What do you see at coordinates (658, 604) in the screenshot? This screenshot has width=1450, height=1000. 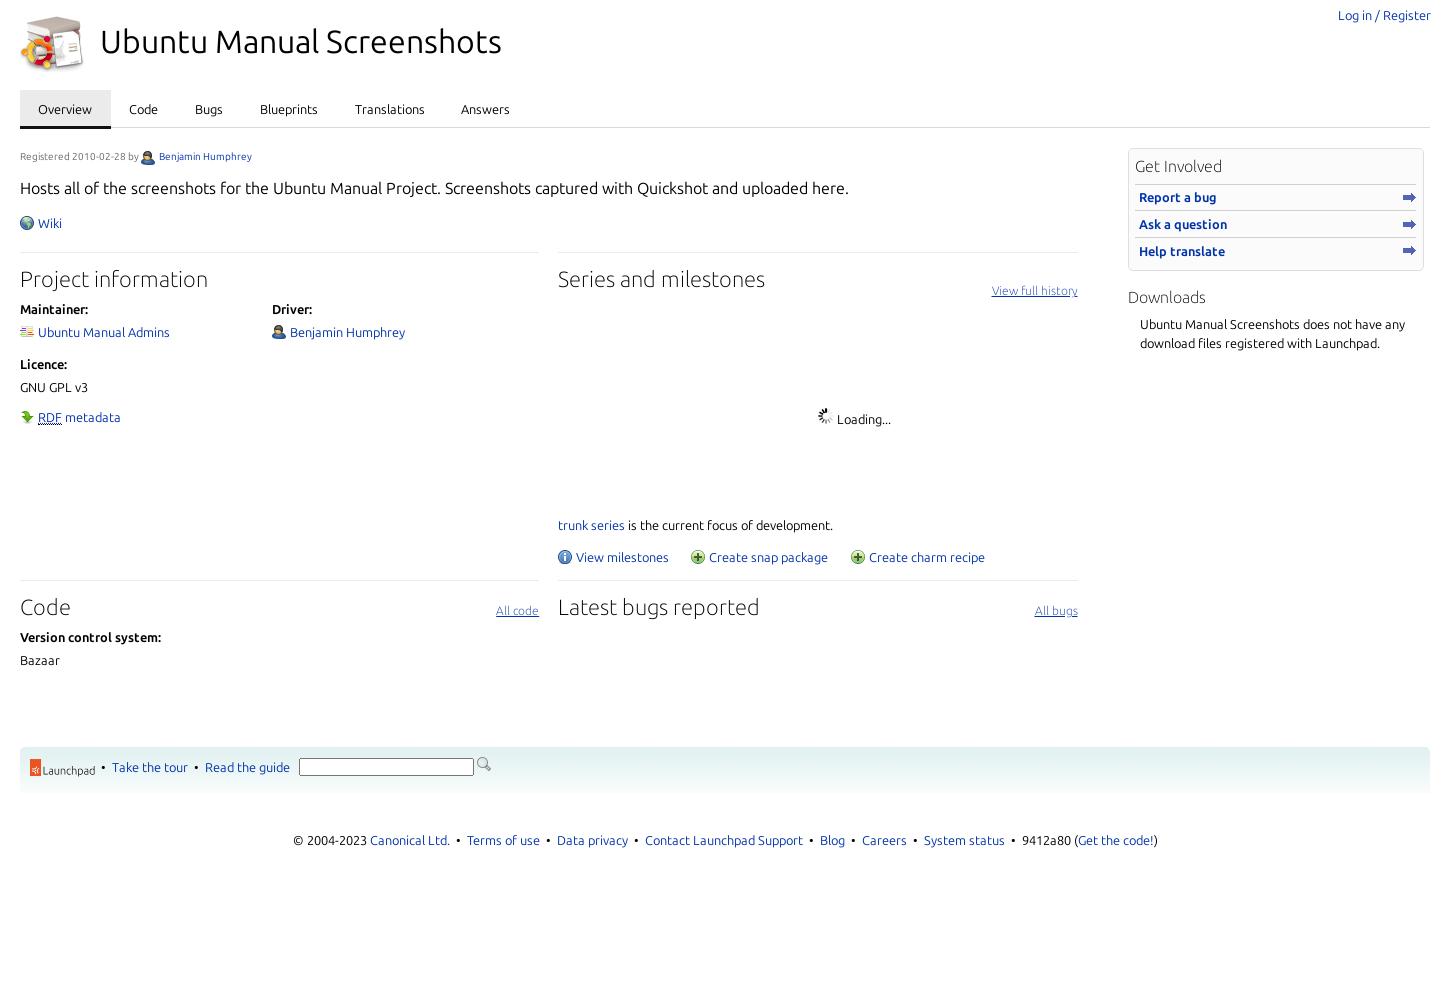 I see `'Latest bugs reported'` at bounding box center [658, 604].